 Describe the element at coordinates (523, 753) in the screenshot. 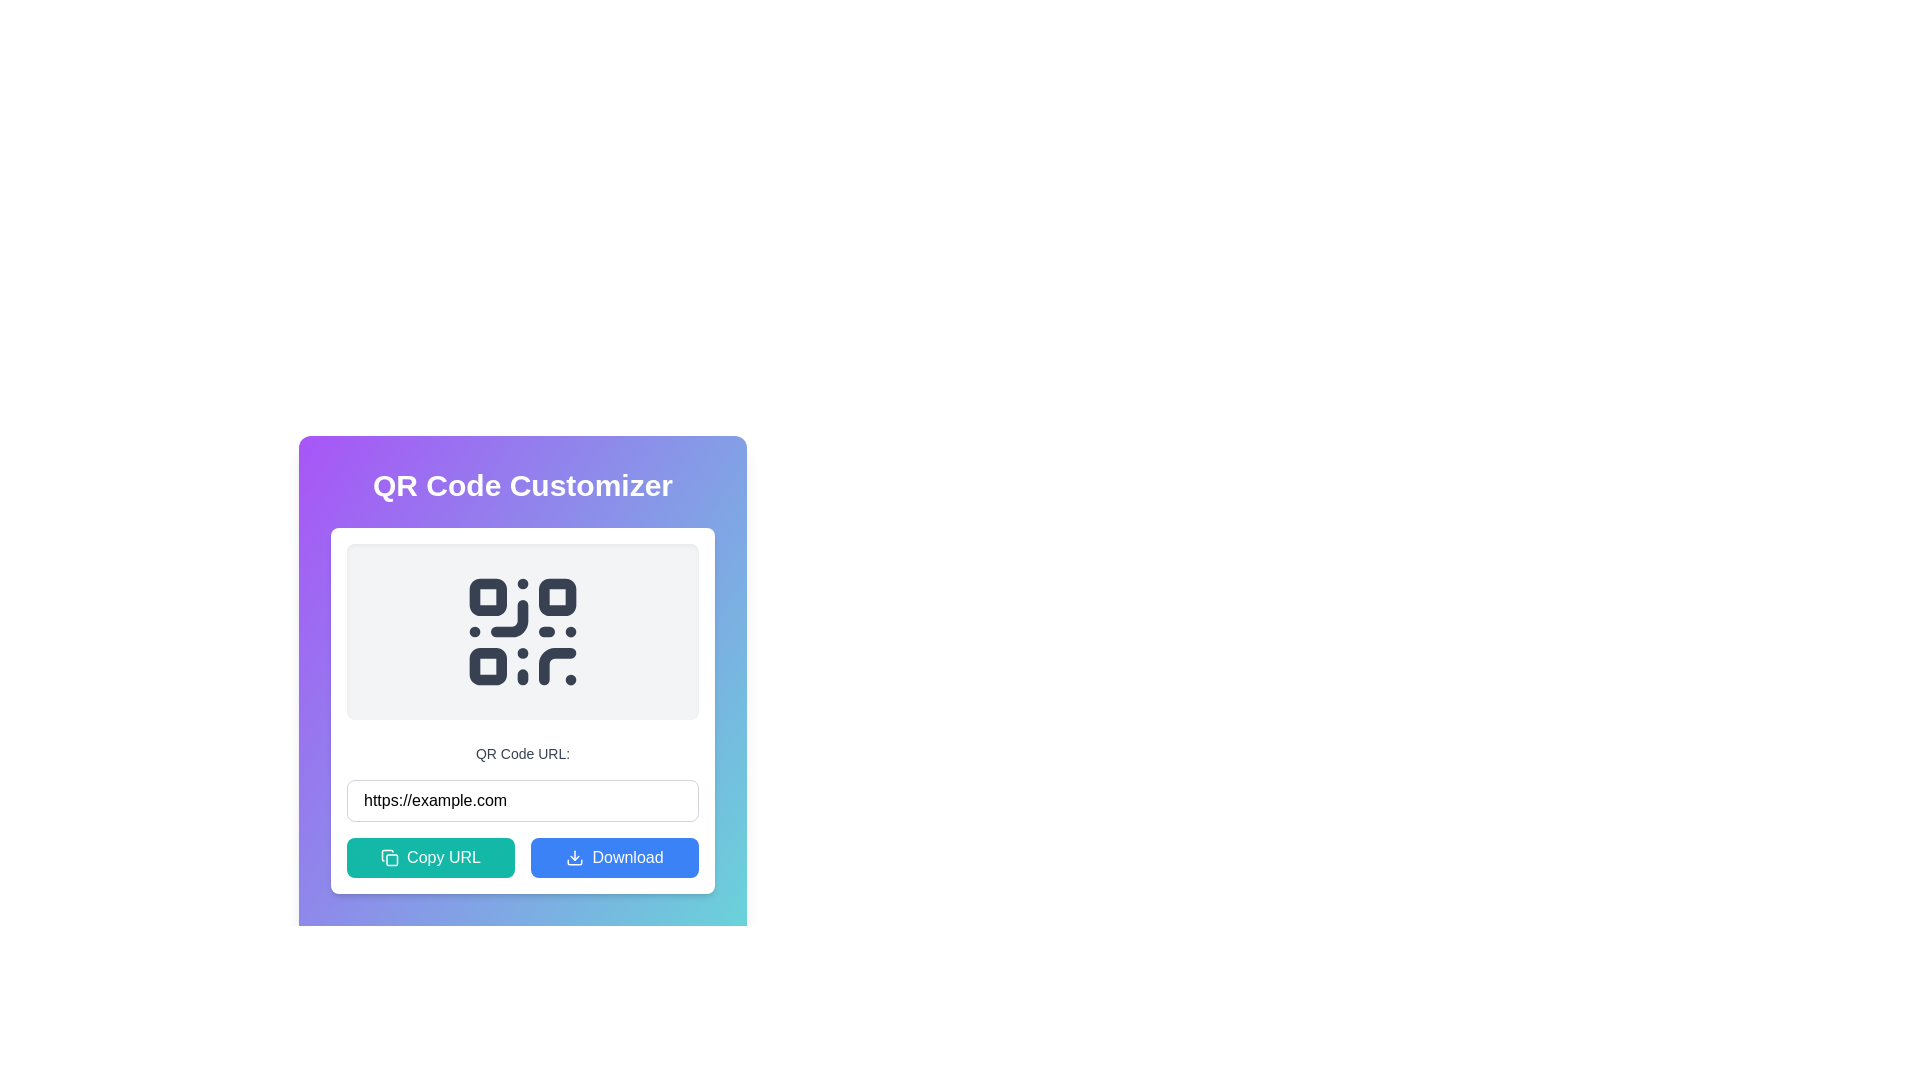

I see `the Text Label that describes the purpose of the adjacent text input field for inserting or displaying the URL associated with a QR code` at that location.